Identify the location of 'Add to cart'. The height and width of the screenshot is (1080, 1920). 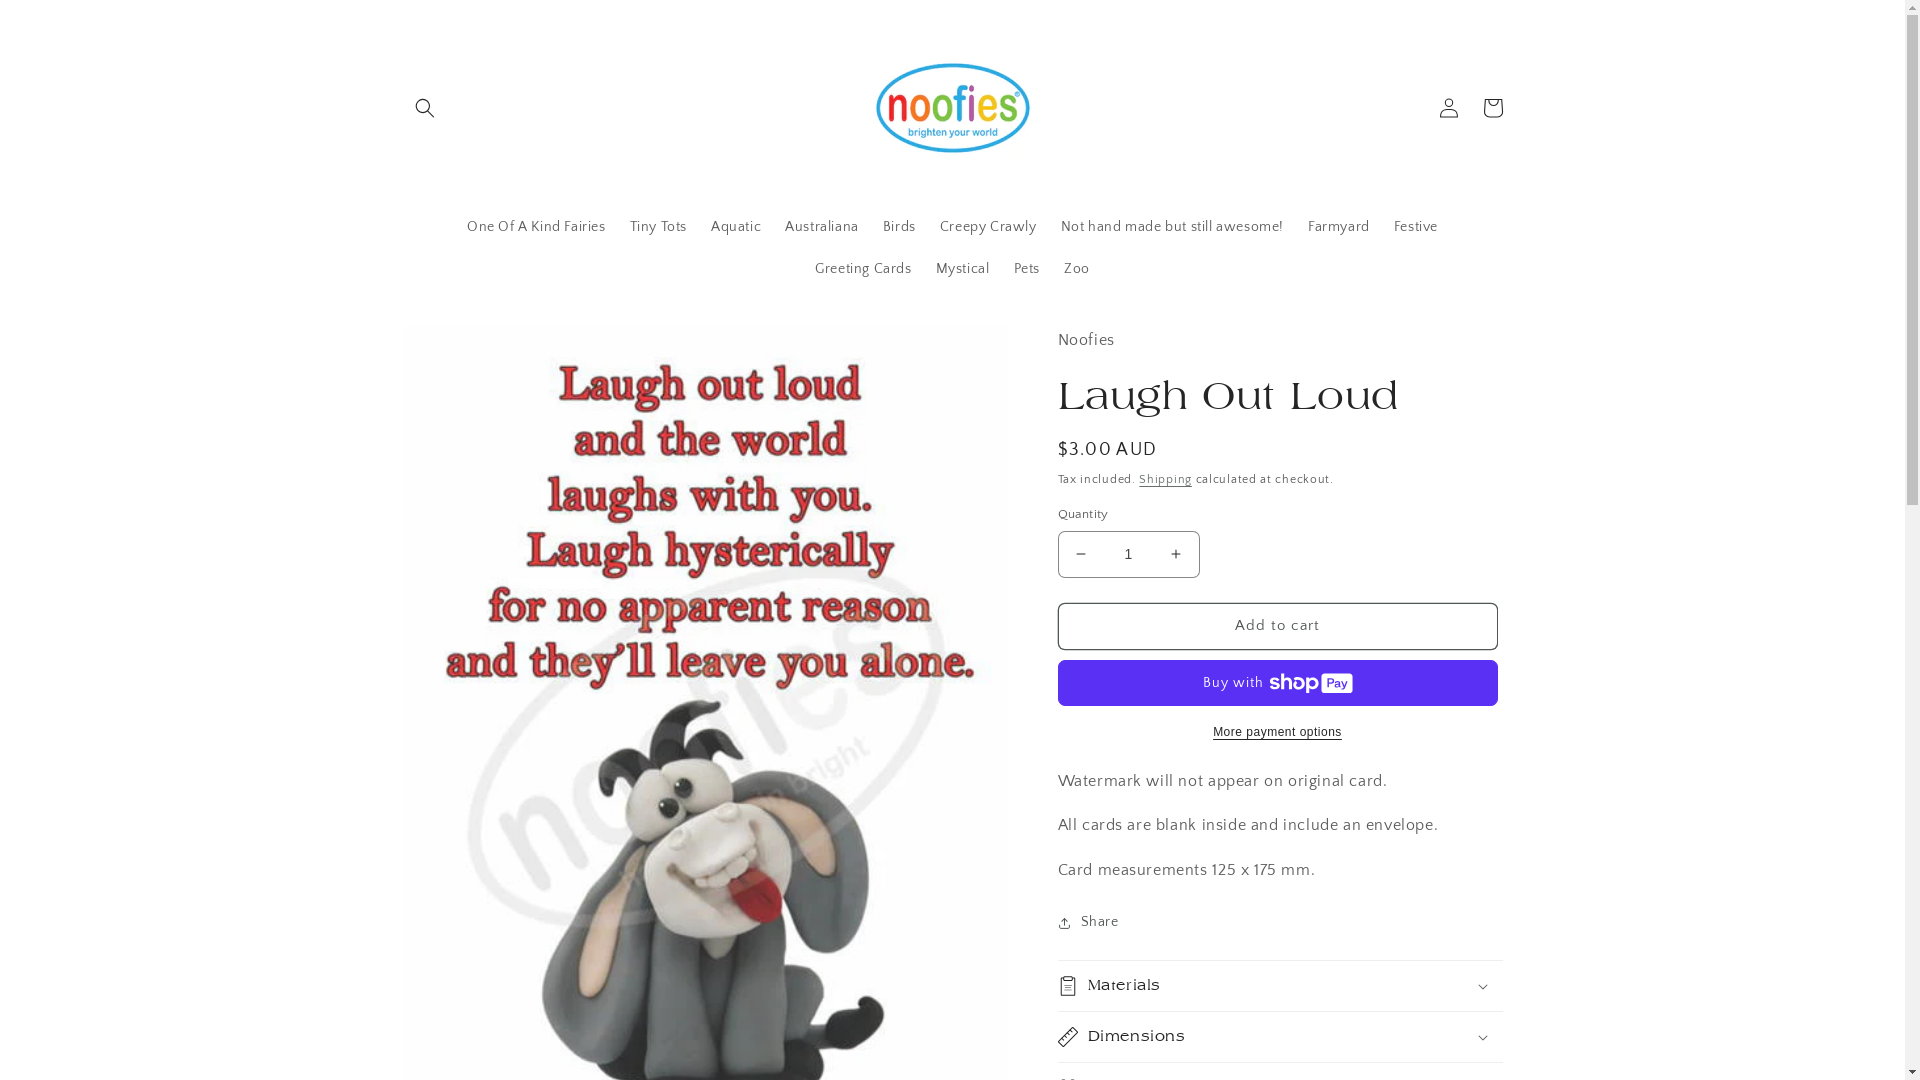
(1276, 625).